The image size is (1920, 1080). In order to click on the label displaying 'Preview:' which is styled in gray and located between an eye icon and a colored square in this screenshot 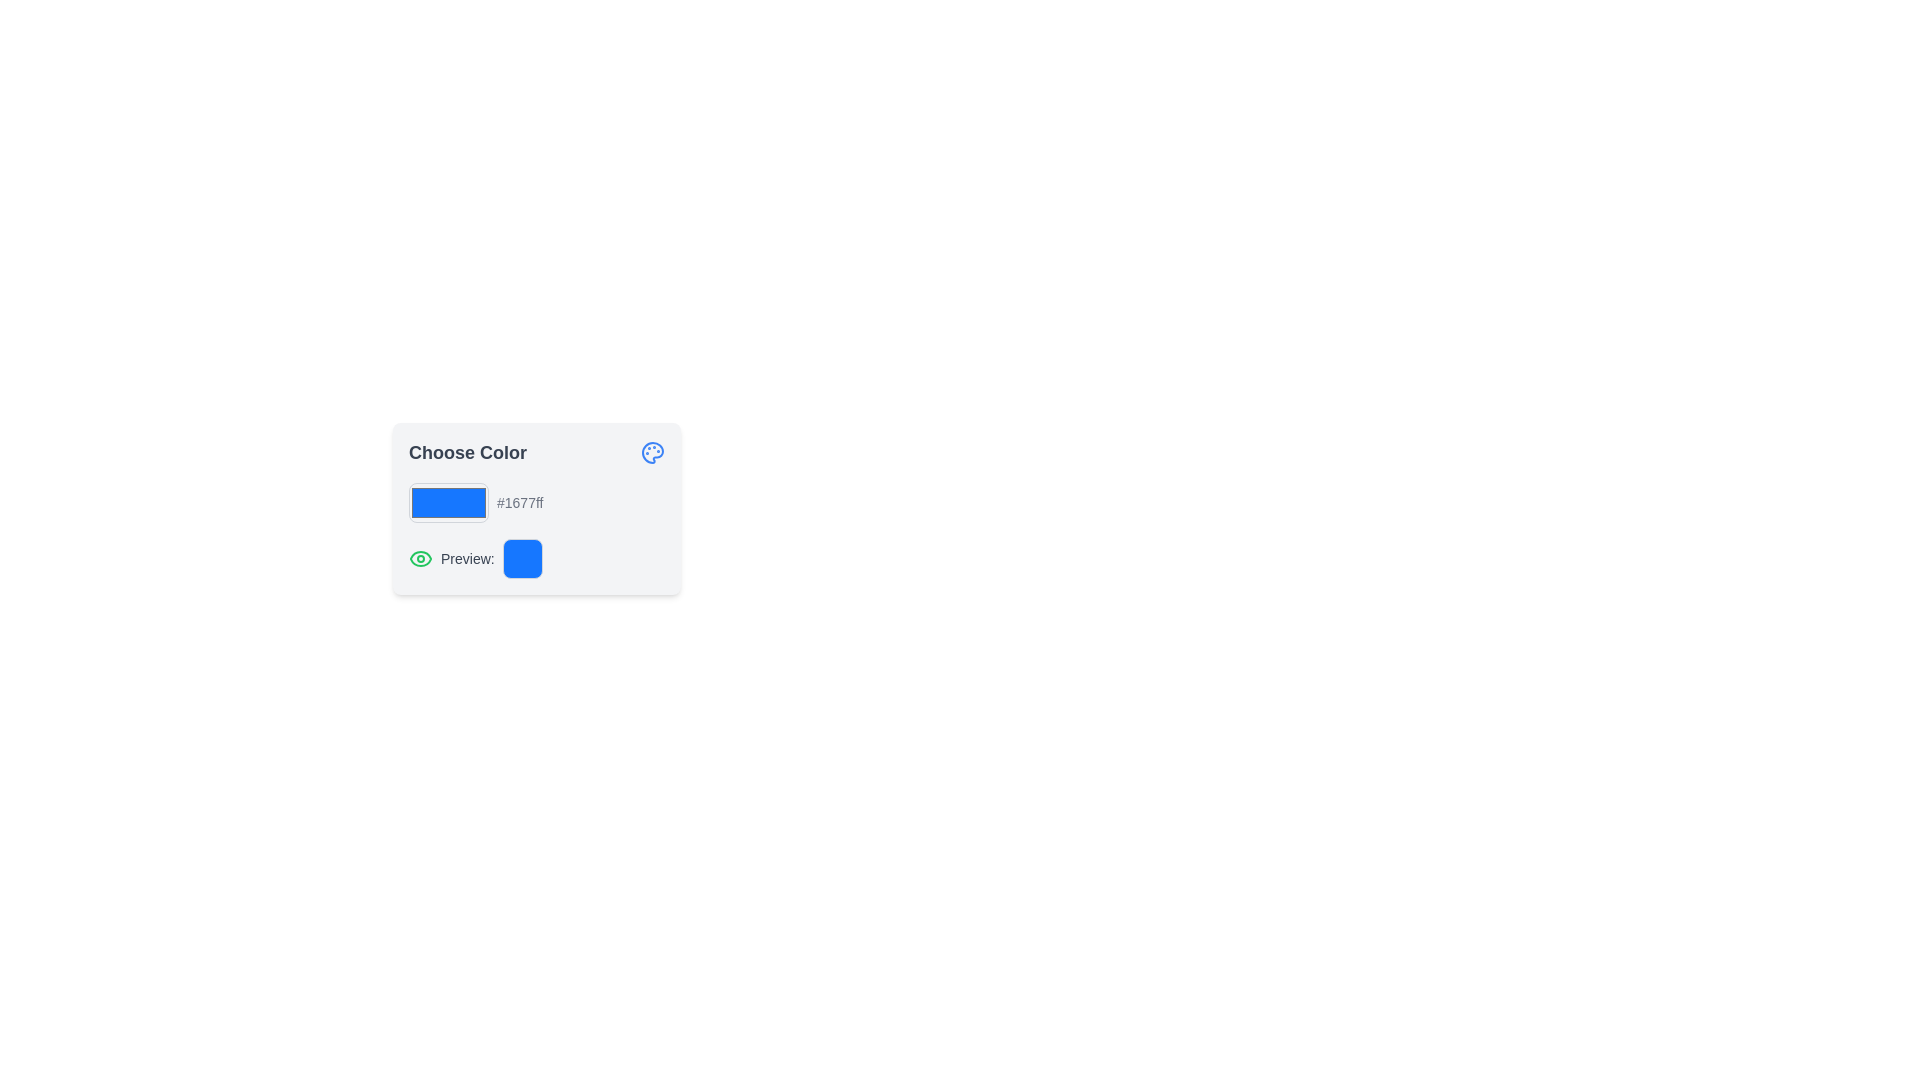, I will do `click(466, 559)`.